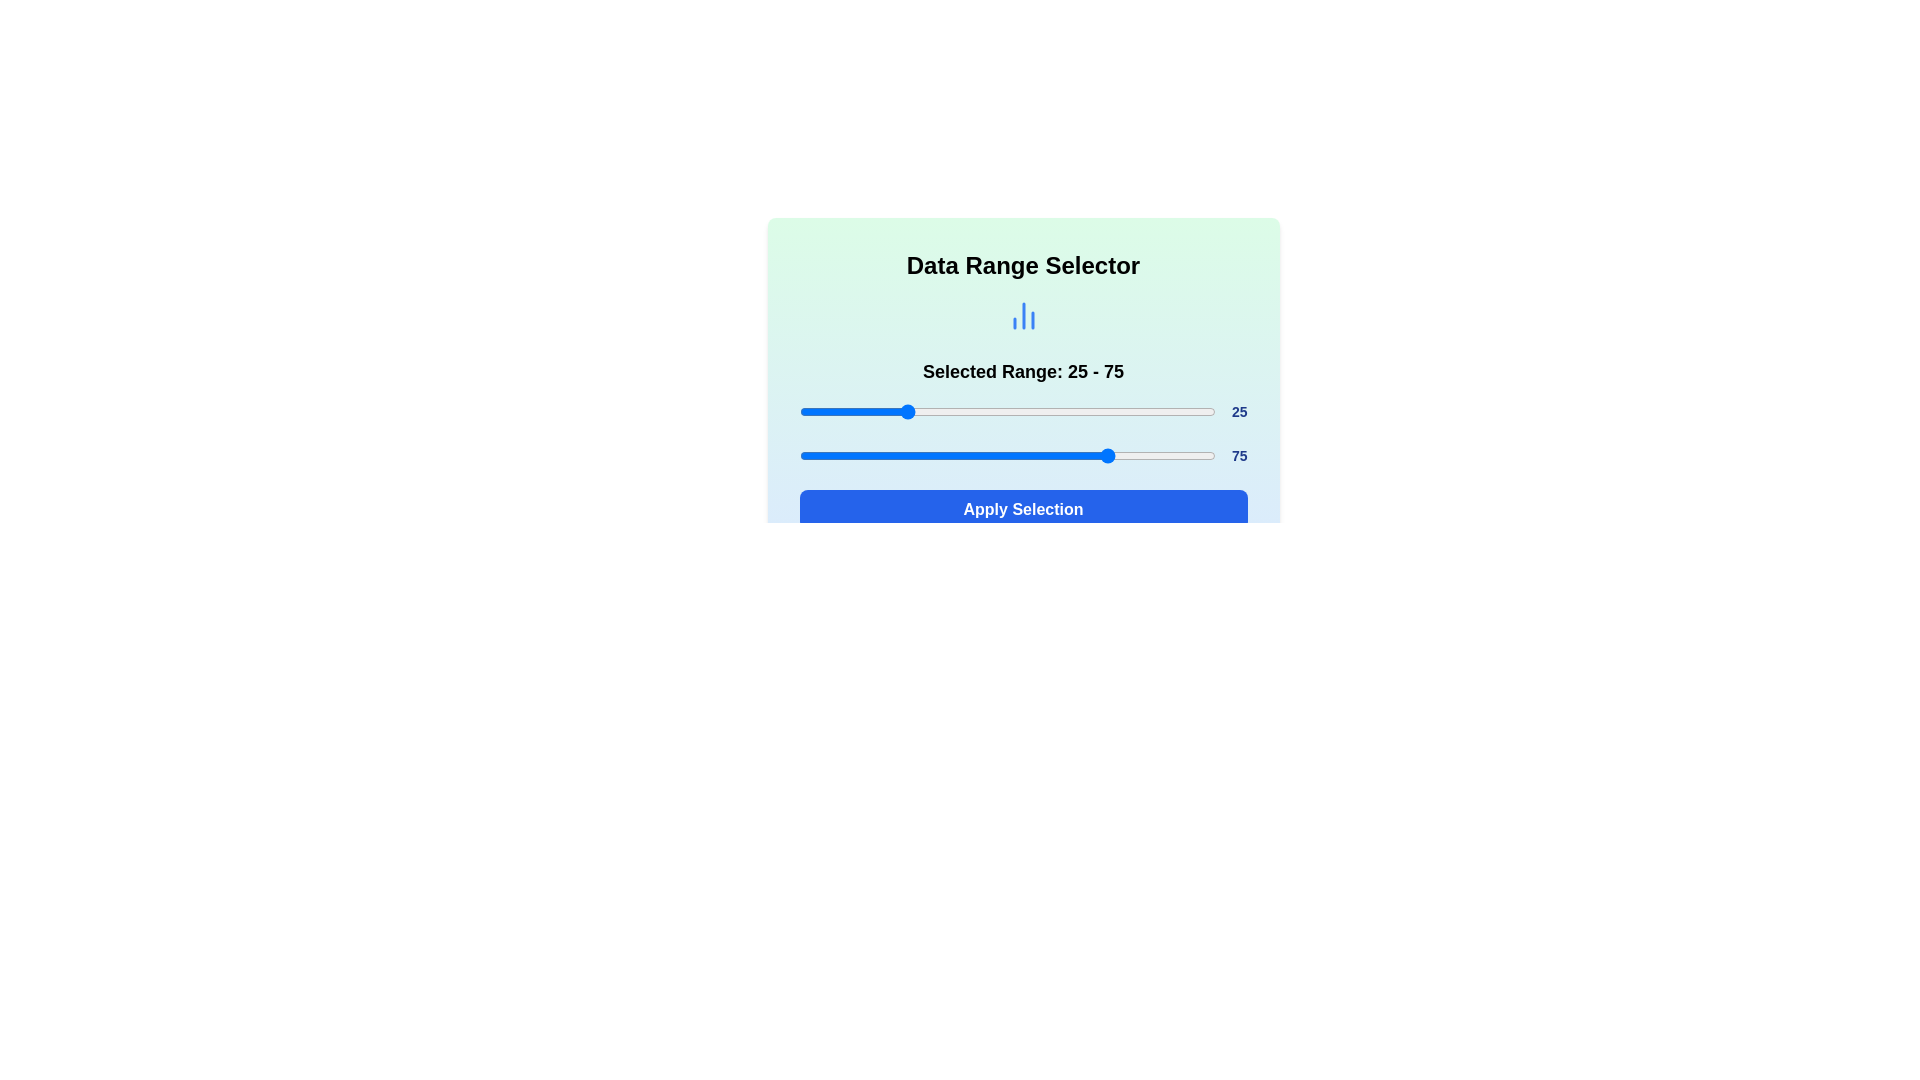 The width and height of the screenshot is (1920, 1080). Describe the element at coordinates (906, 411) in the screenshot. I see `the slider to set its value to 26` at that location.